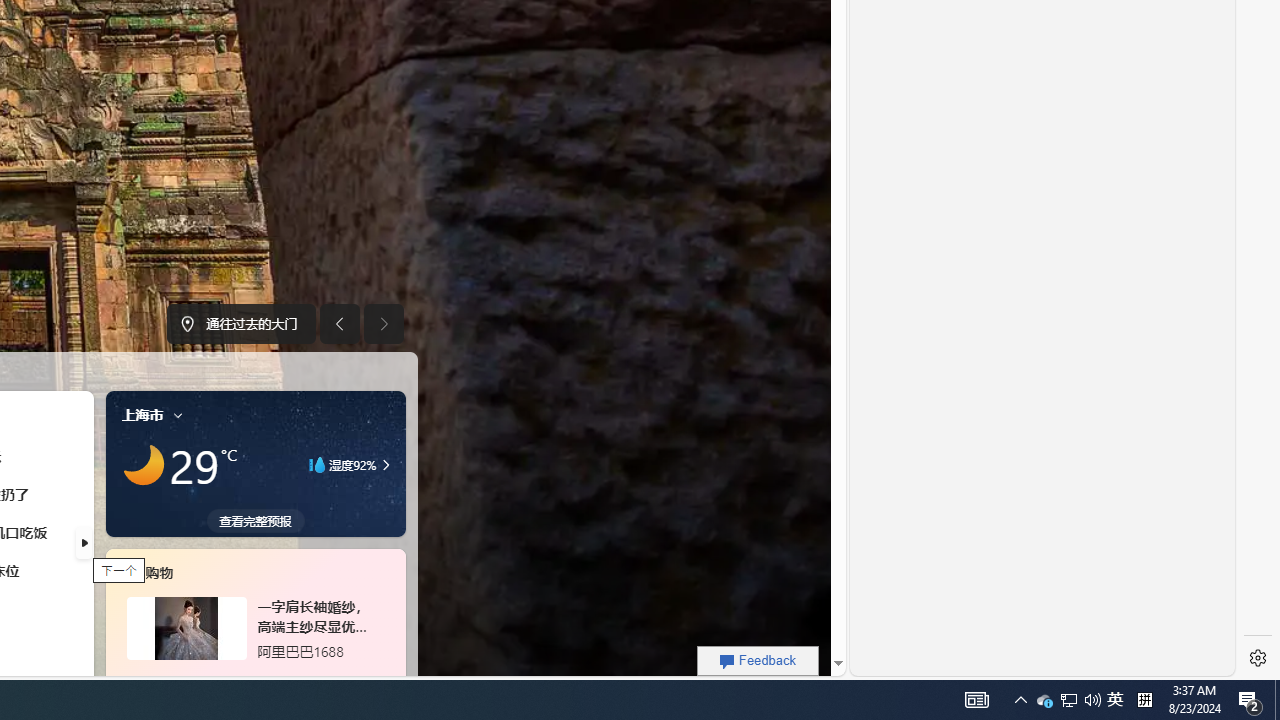 The width and height of the screenshot is (1280, 720). I want to click on 'Next image', so click(384, 323).